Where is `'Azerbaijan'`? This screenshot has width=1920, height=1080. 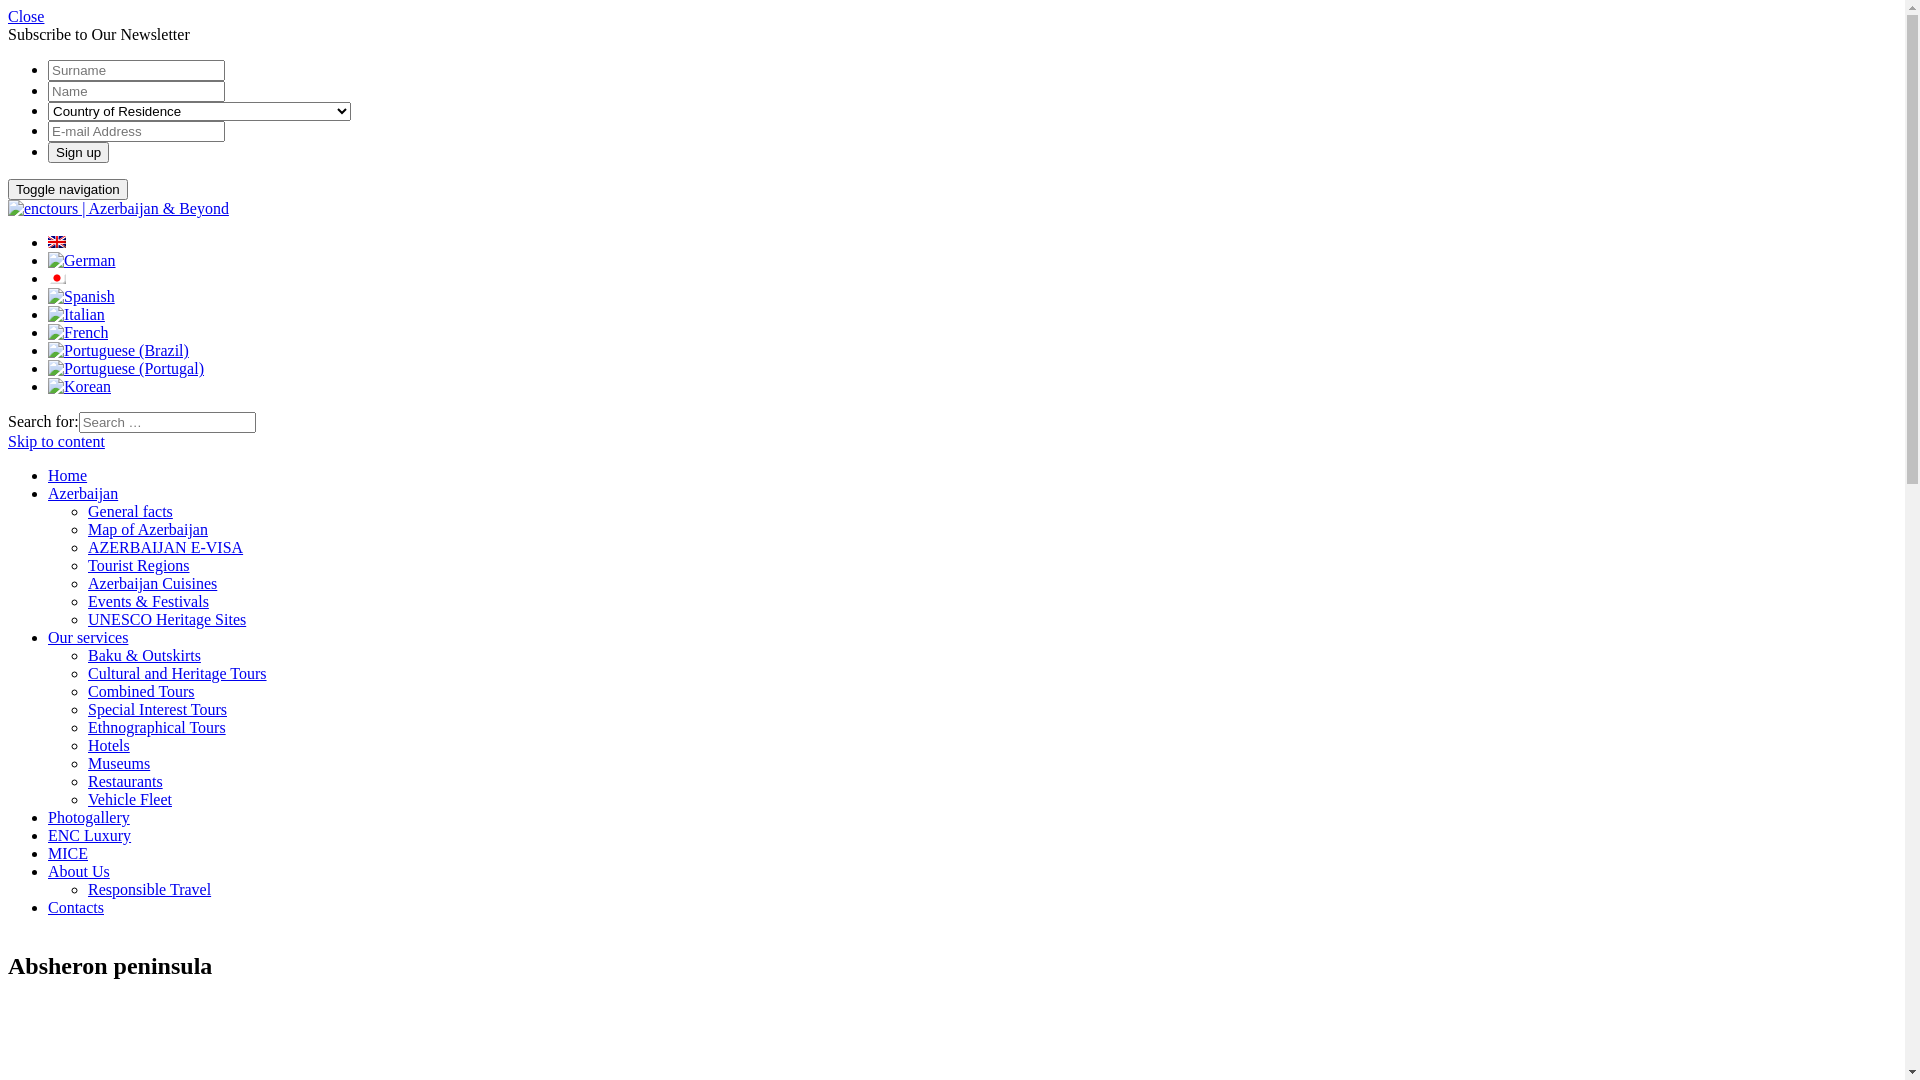
'Azerbaijan' is located at coordinates (48, 493).